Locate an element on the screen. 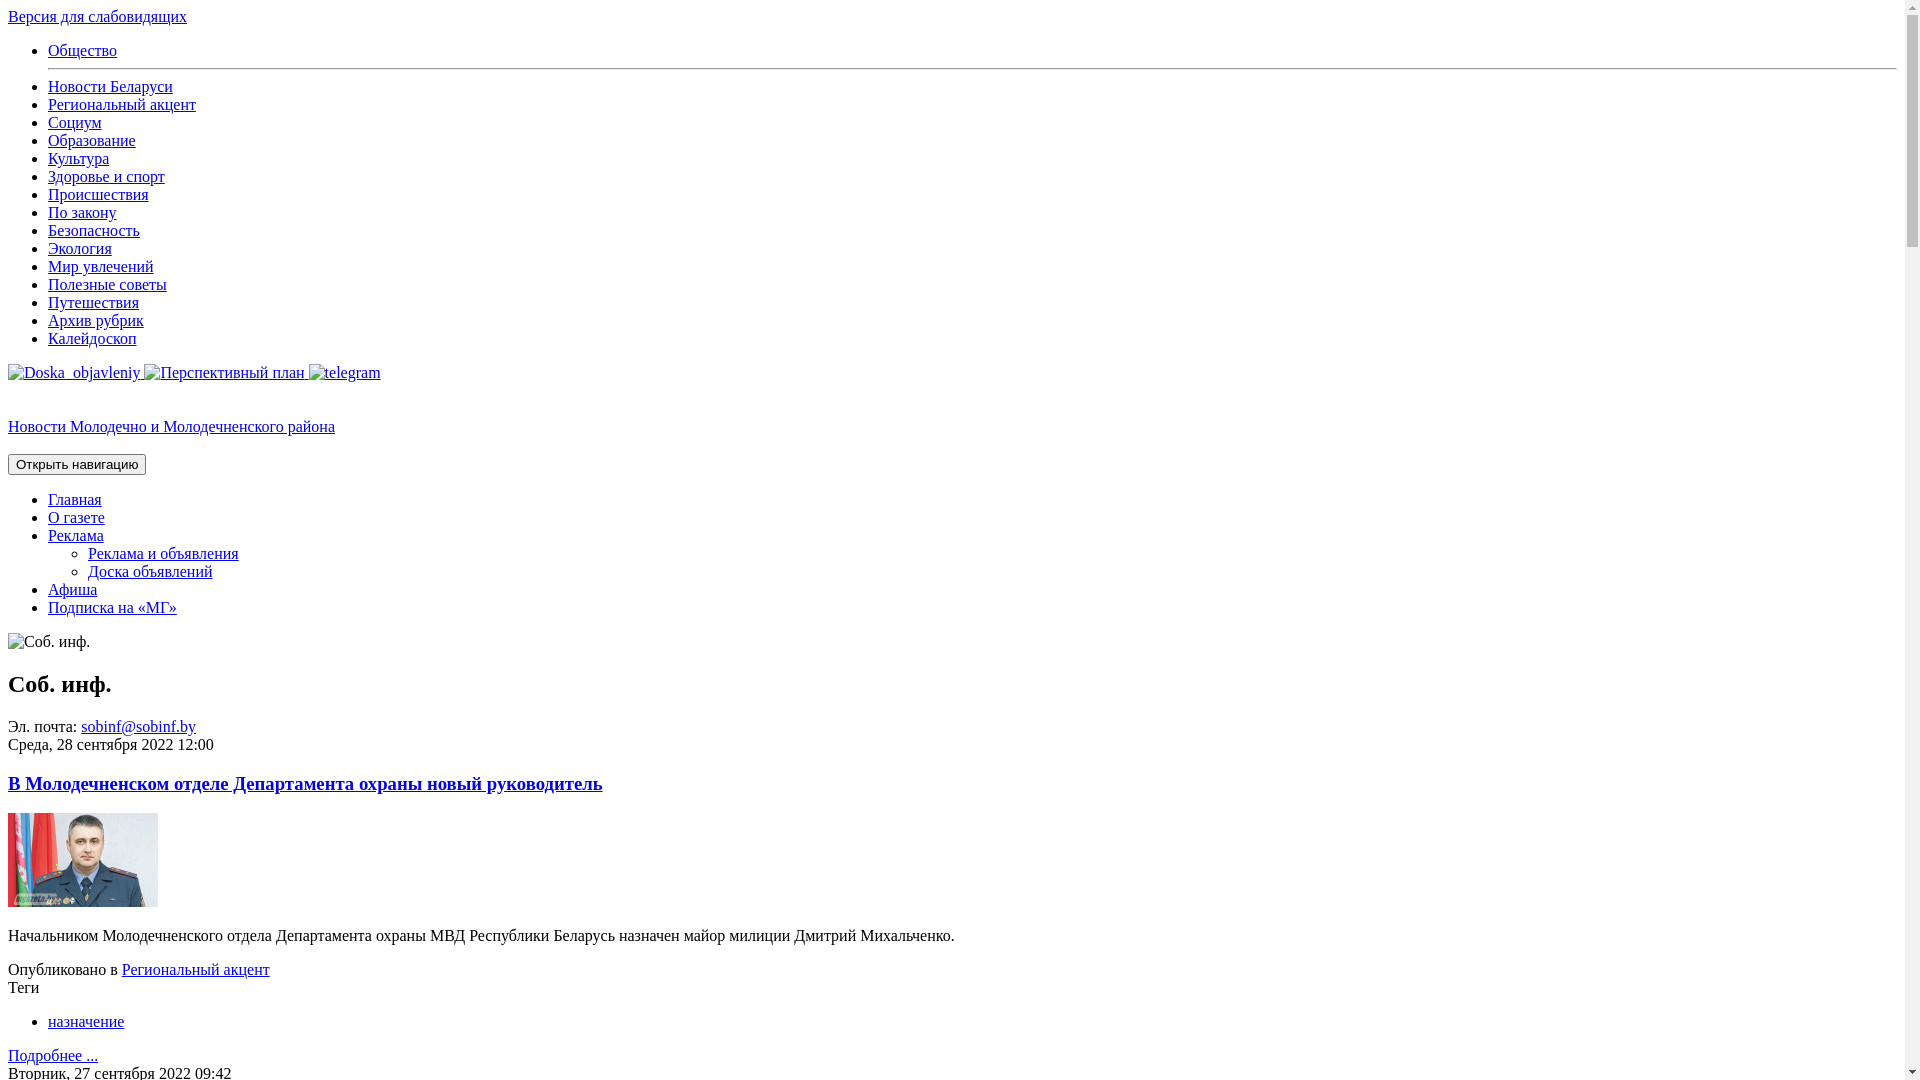  'telegram' is located at coordinates (345, 372).